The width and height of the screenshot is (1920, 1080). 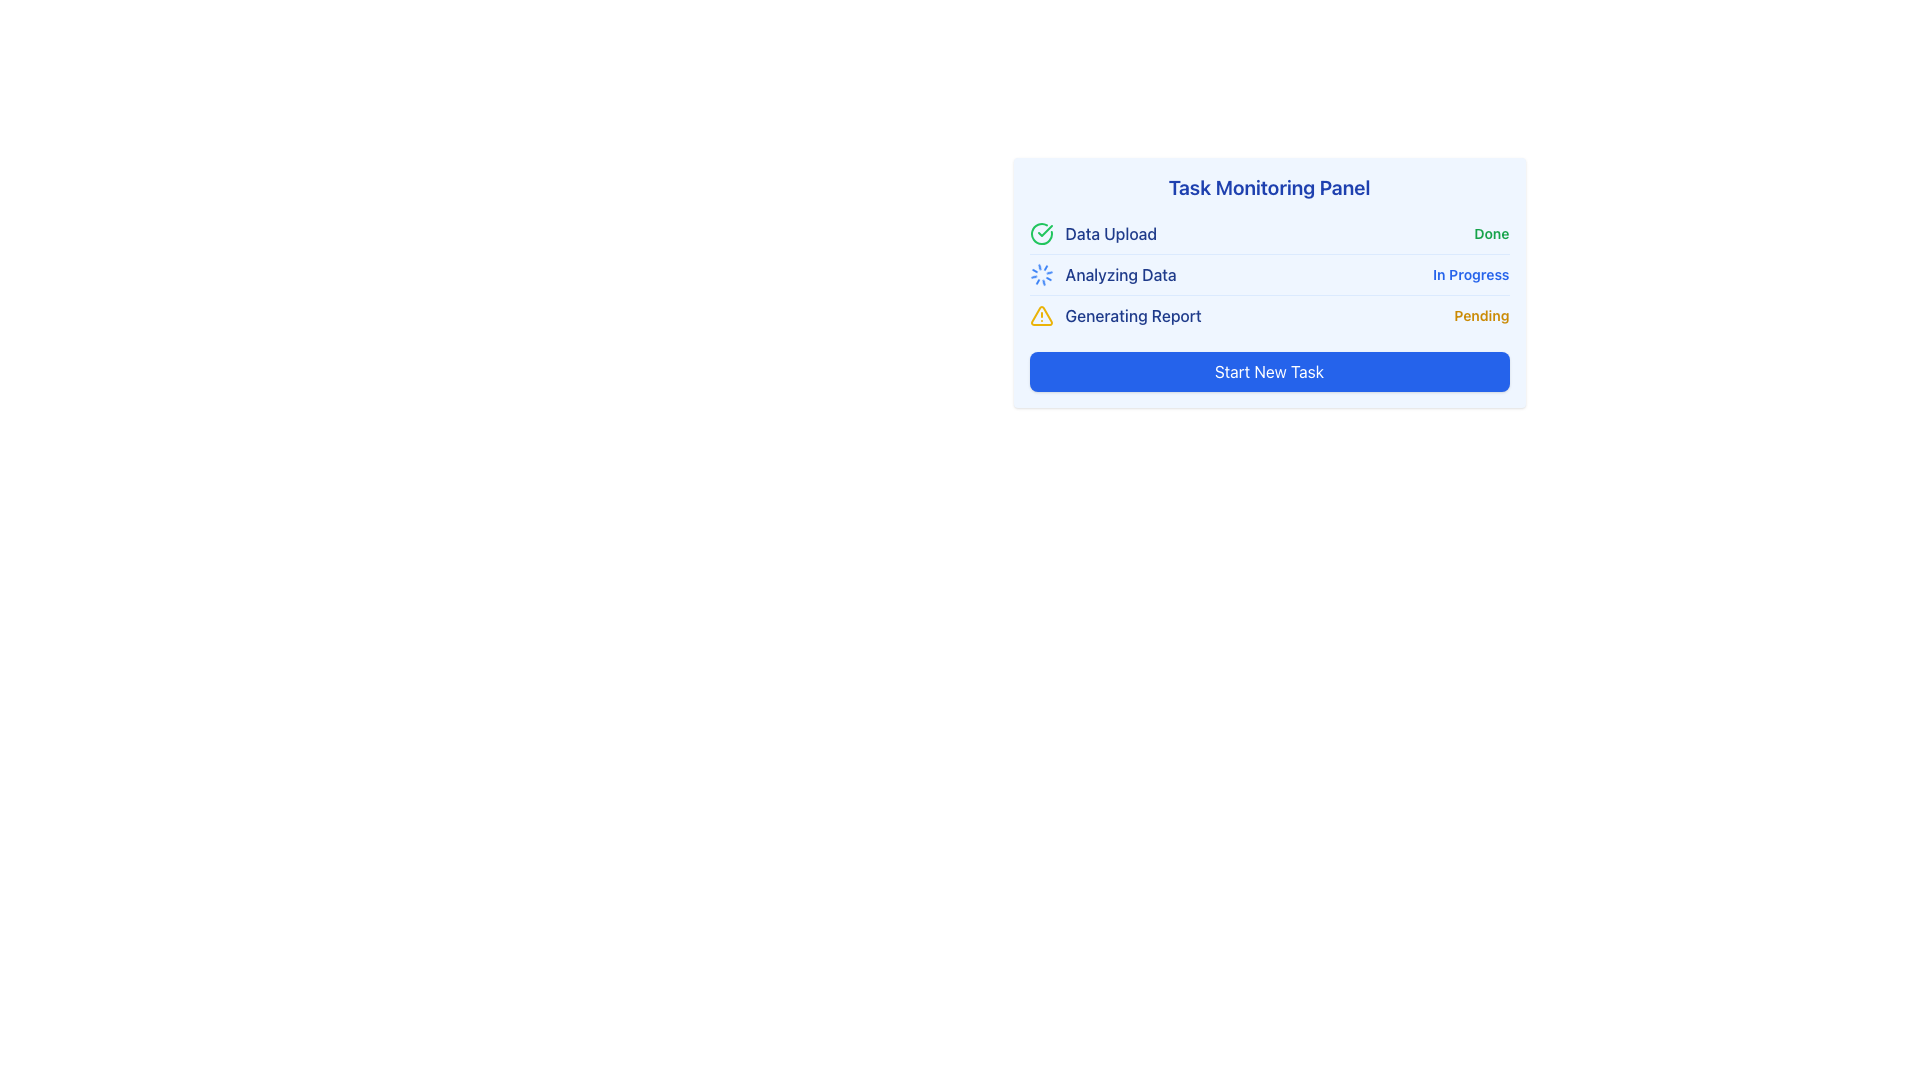 What do you see at coordinates (1040, 233) in the screenshot?
I see `the green circular icon with a checkmark in the center, located at the leftmost position of the 'Data Upload' row in the task monitoring panel` at bounding box center [1040, 233].